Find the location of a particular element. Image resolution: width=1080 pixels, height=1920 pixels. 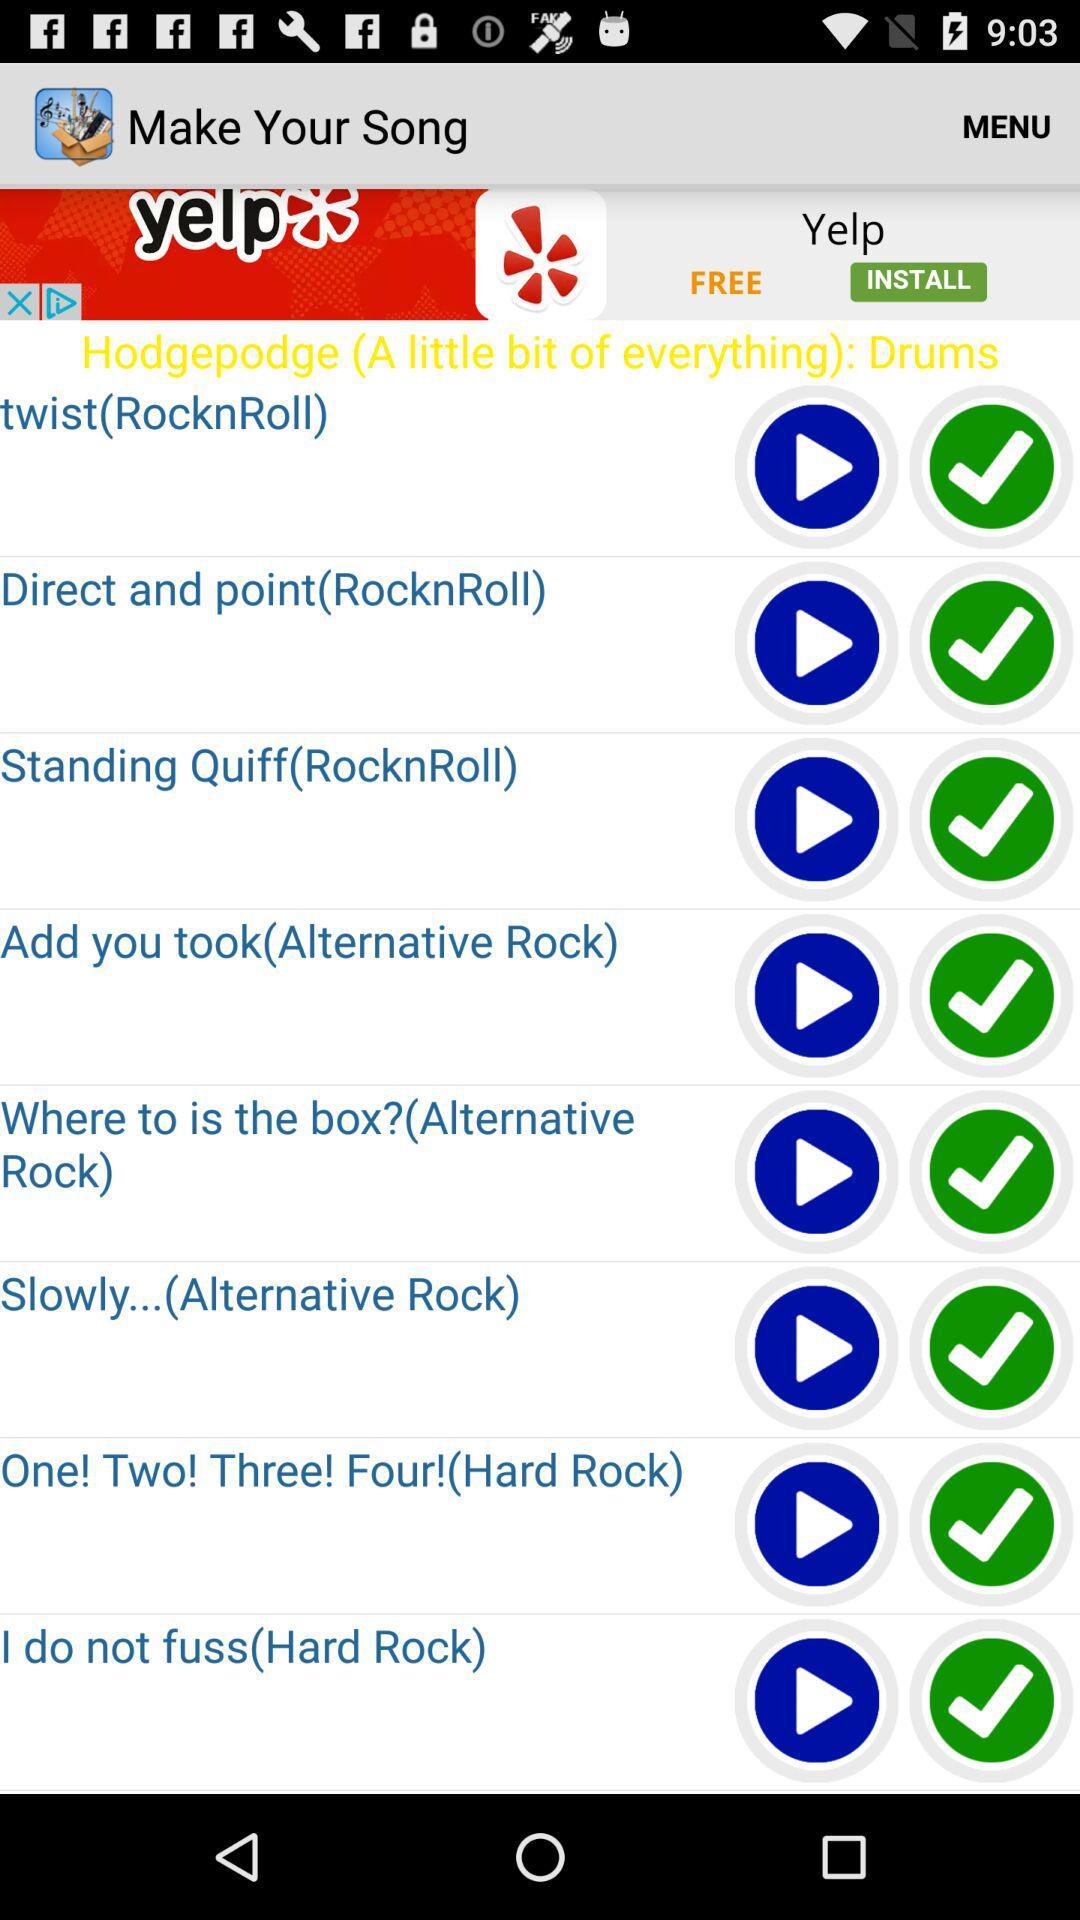

next is located at coordinates (817, 1792).